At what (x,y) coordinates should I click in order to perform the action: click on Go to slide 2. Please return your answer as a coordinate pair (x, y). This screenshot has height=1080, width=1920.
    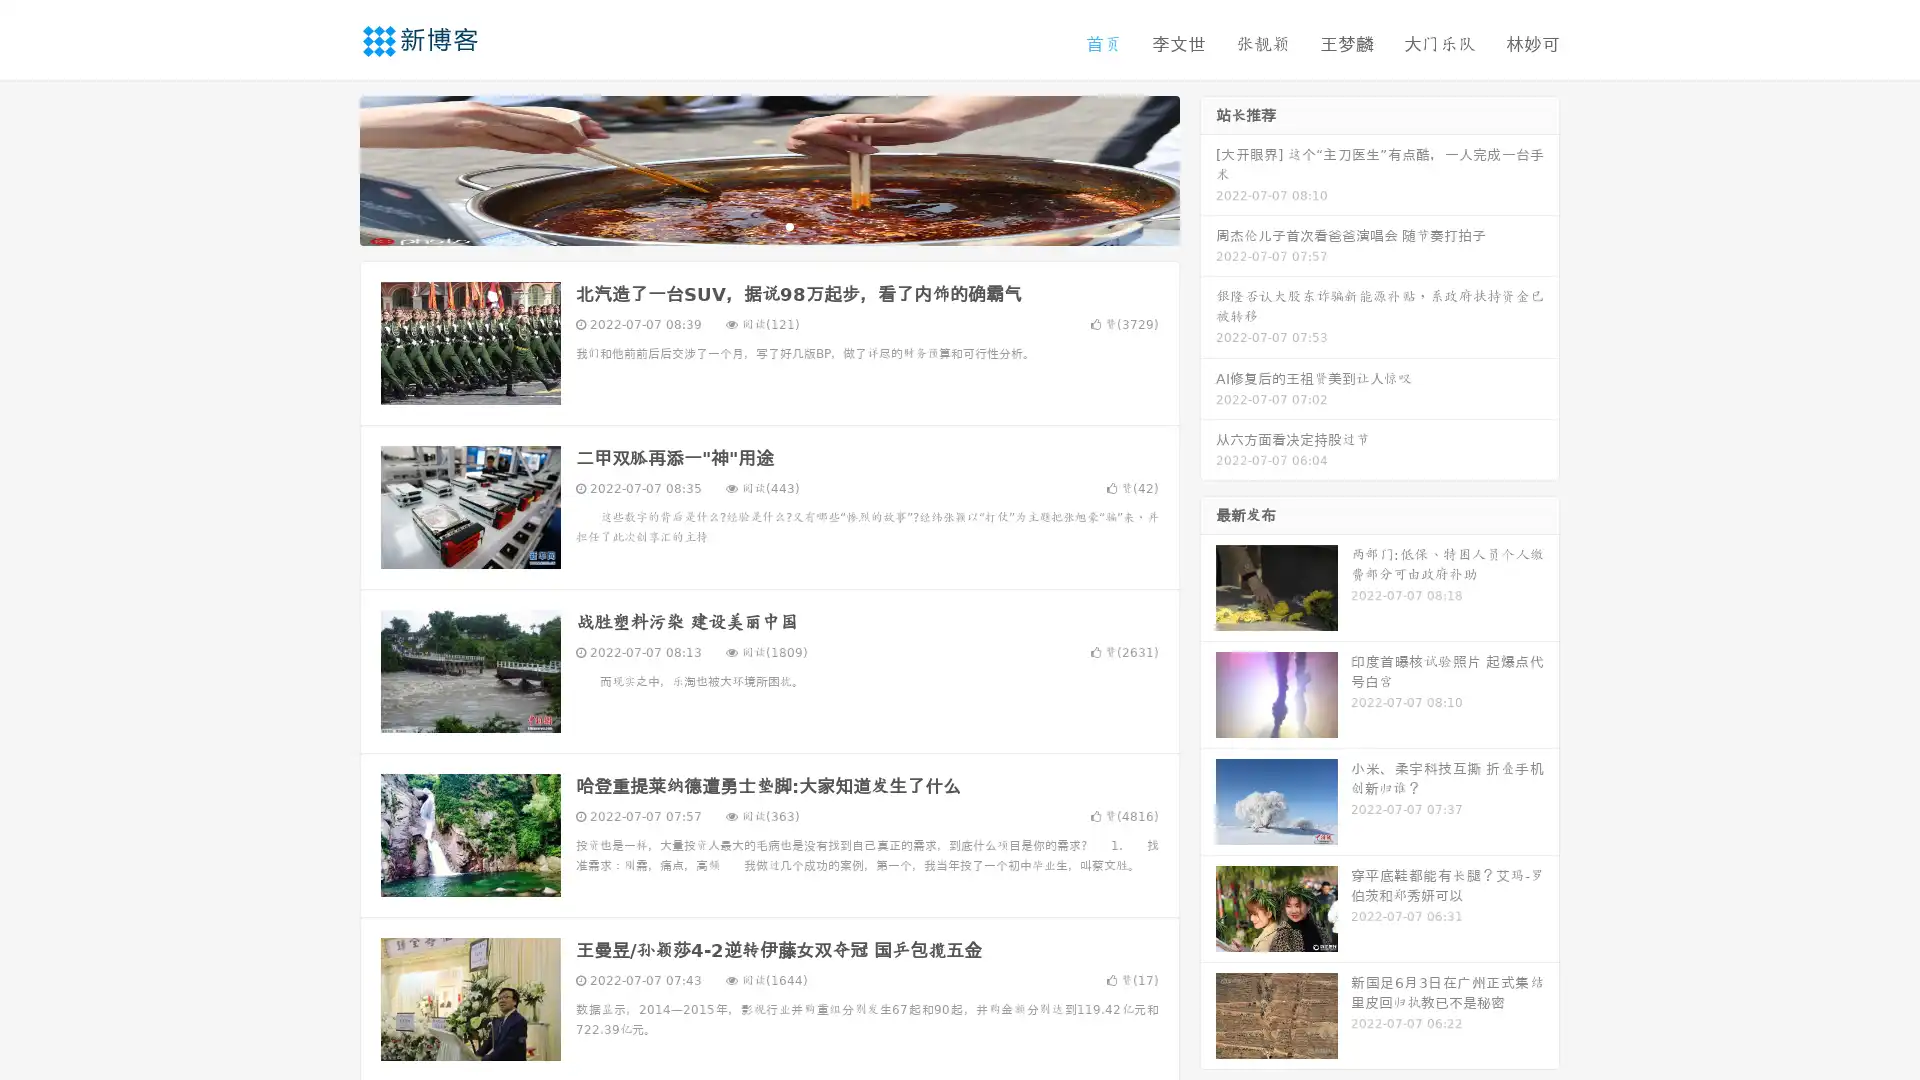
    Looking at the image, I should click on (768, 225).